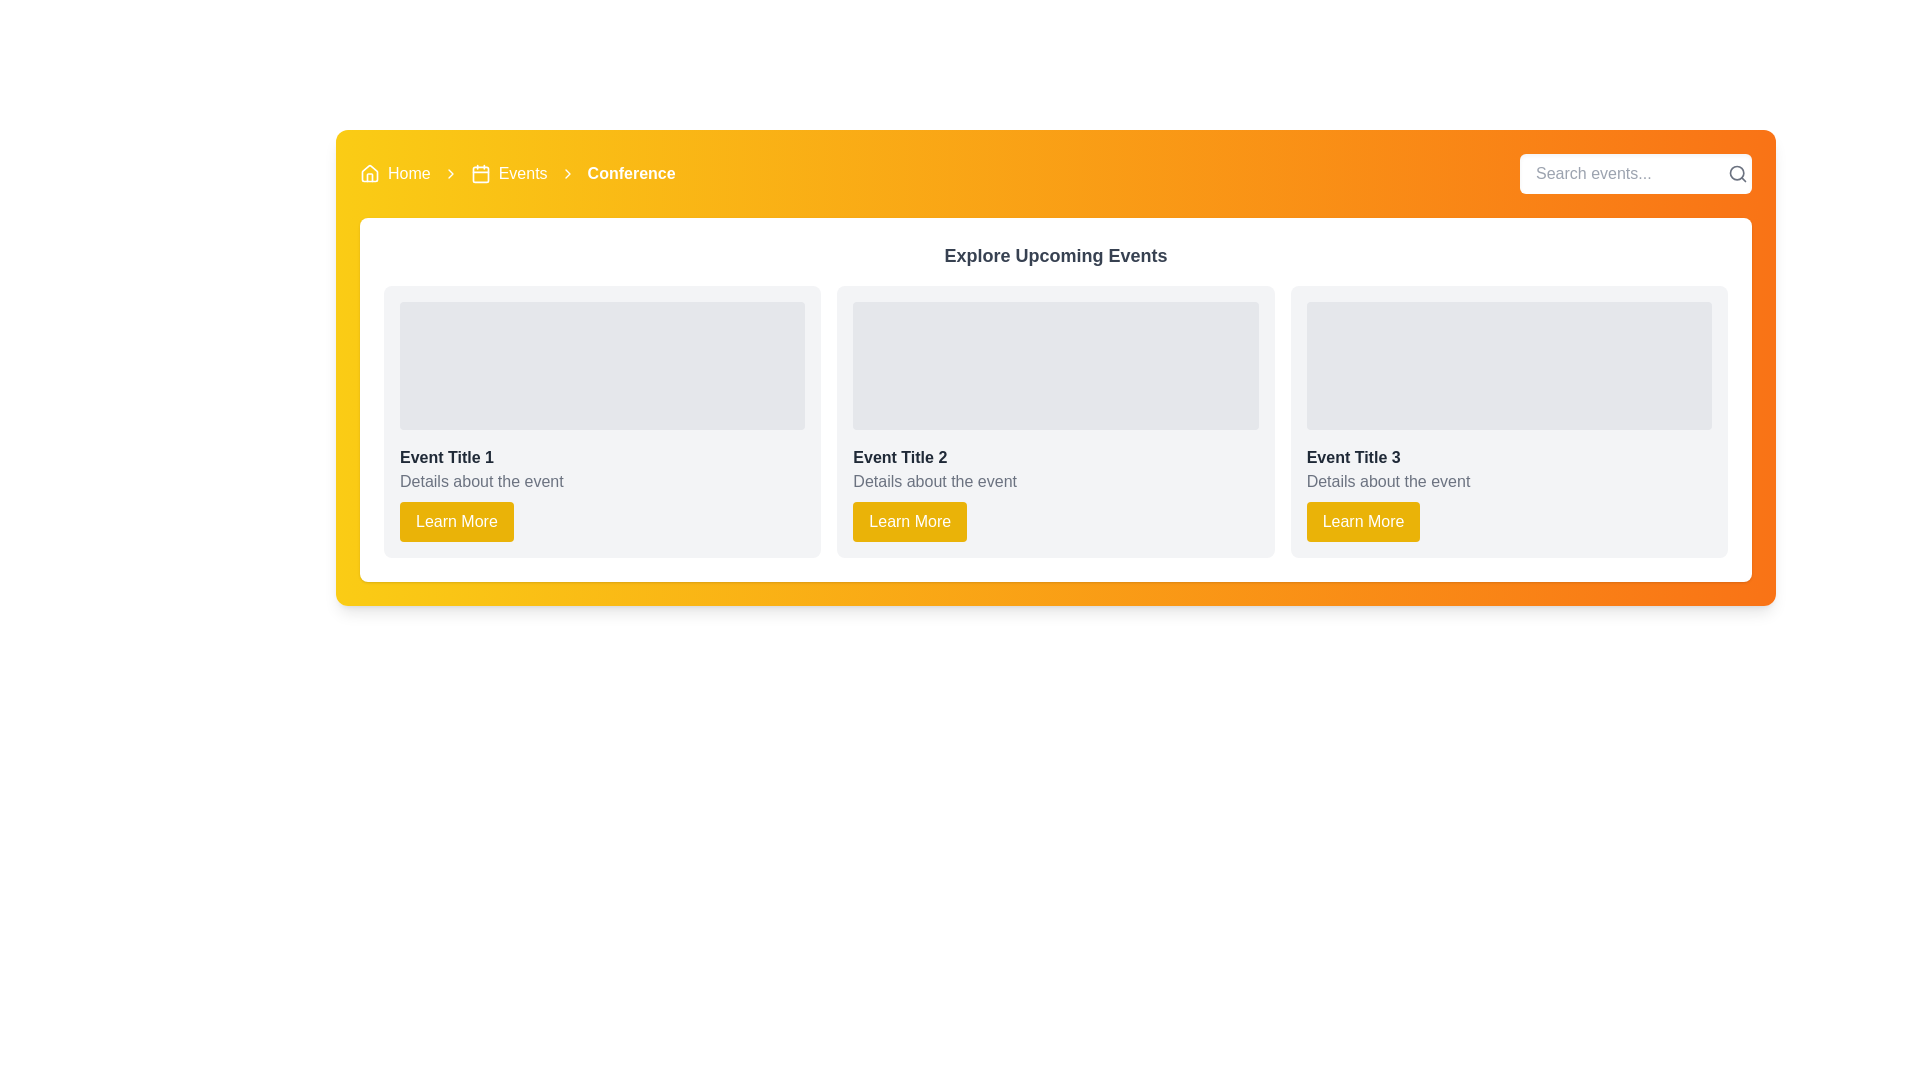 This screenshot has height=1080, width=1920. What do you see at coordinates (445, 458) in the screenshot?
I see `the text label 'Event Title 1', which is prominently displayed in bold dark gray color as a subheading within the event card` at bounding box center [445, 458].